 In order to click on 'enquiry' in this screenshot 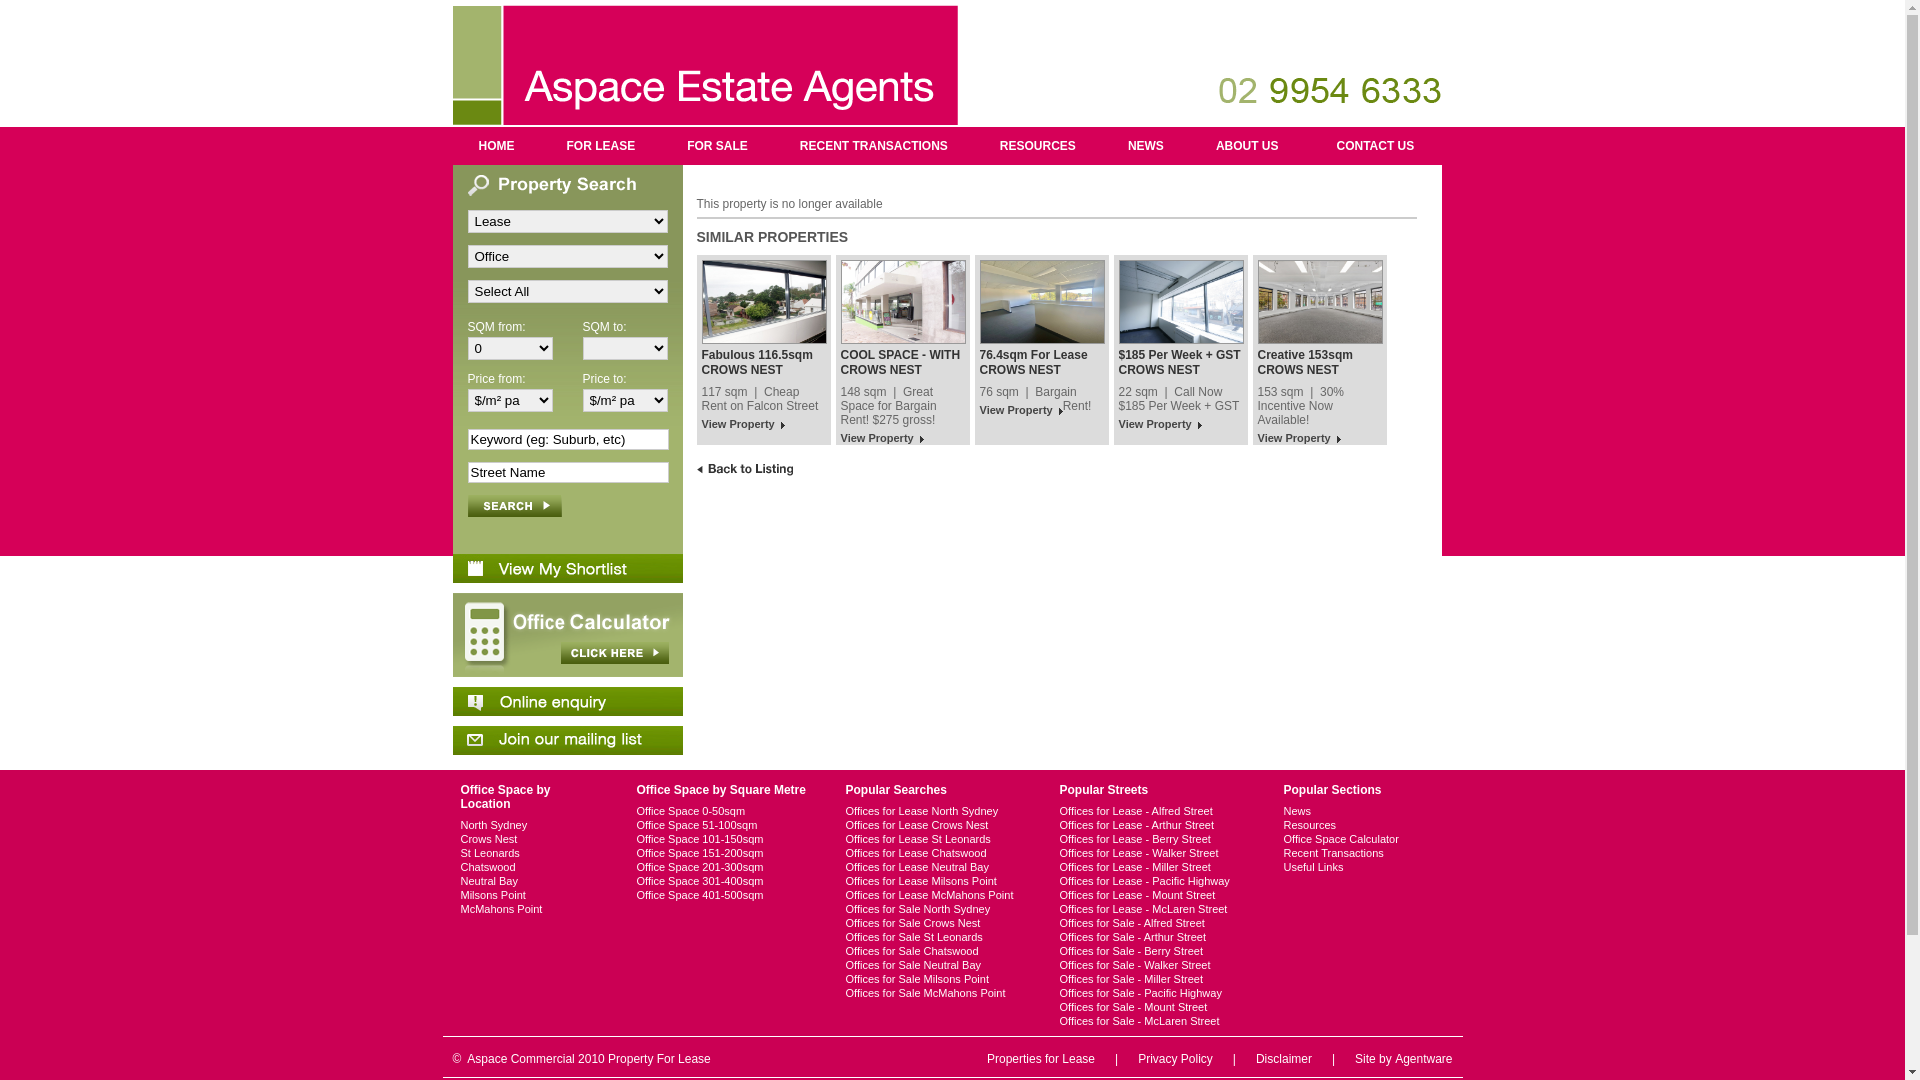, I will do `click(565, 700)`.